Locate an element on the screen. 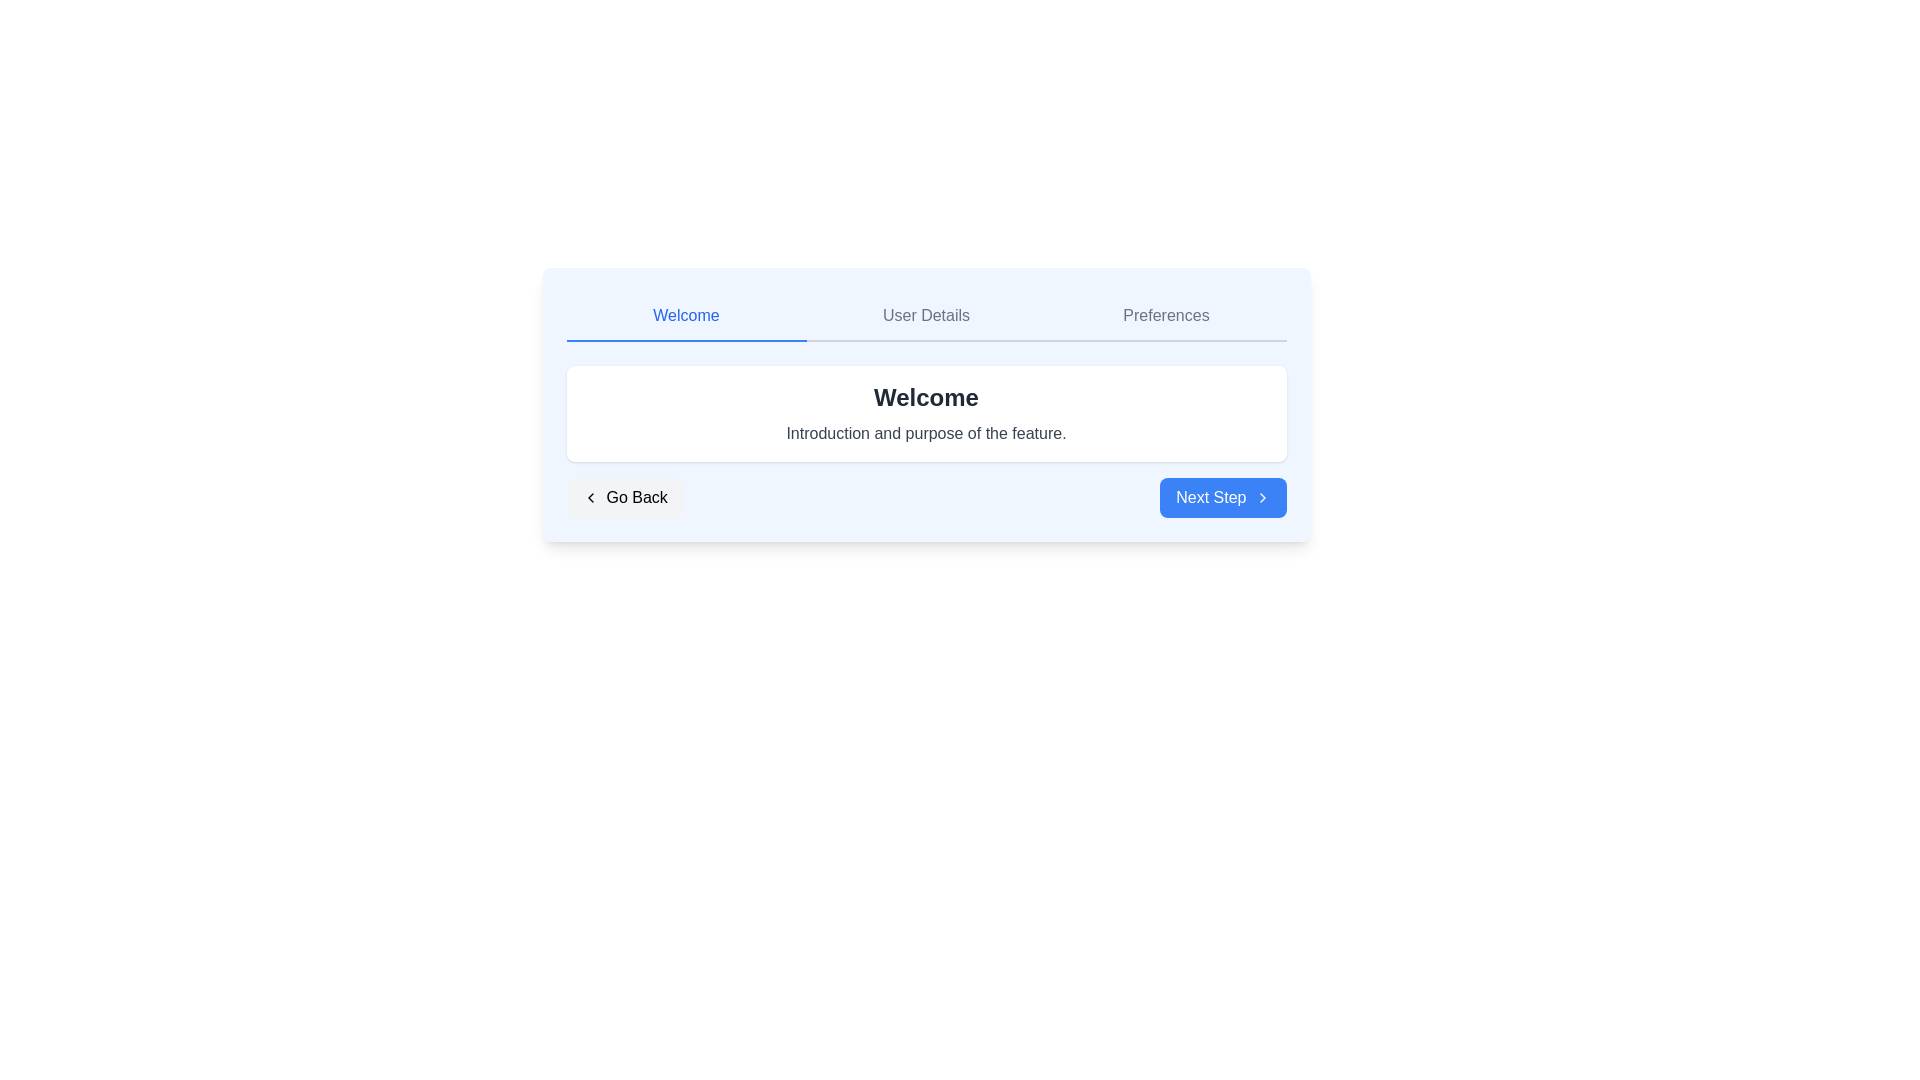 The image size is (1920, 1080). the design of the distinct chevron icon located at the far right of the blue 'Next Step' button at the bottom-right corner of the content area is located at coordinates (1261, 496).